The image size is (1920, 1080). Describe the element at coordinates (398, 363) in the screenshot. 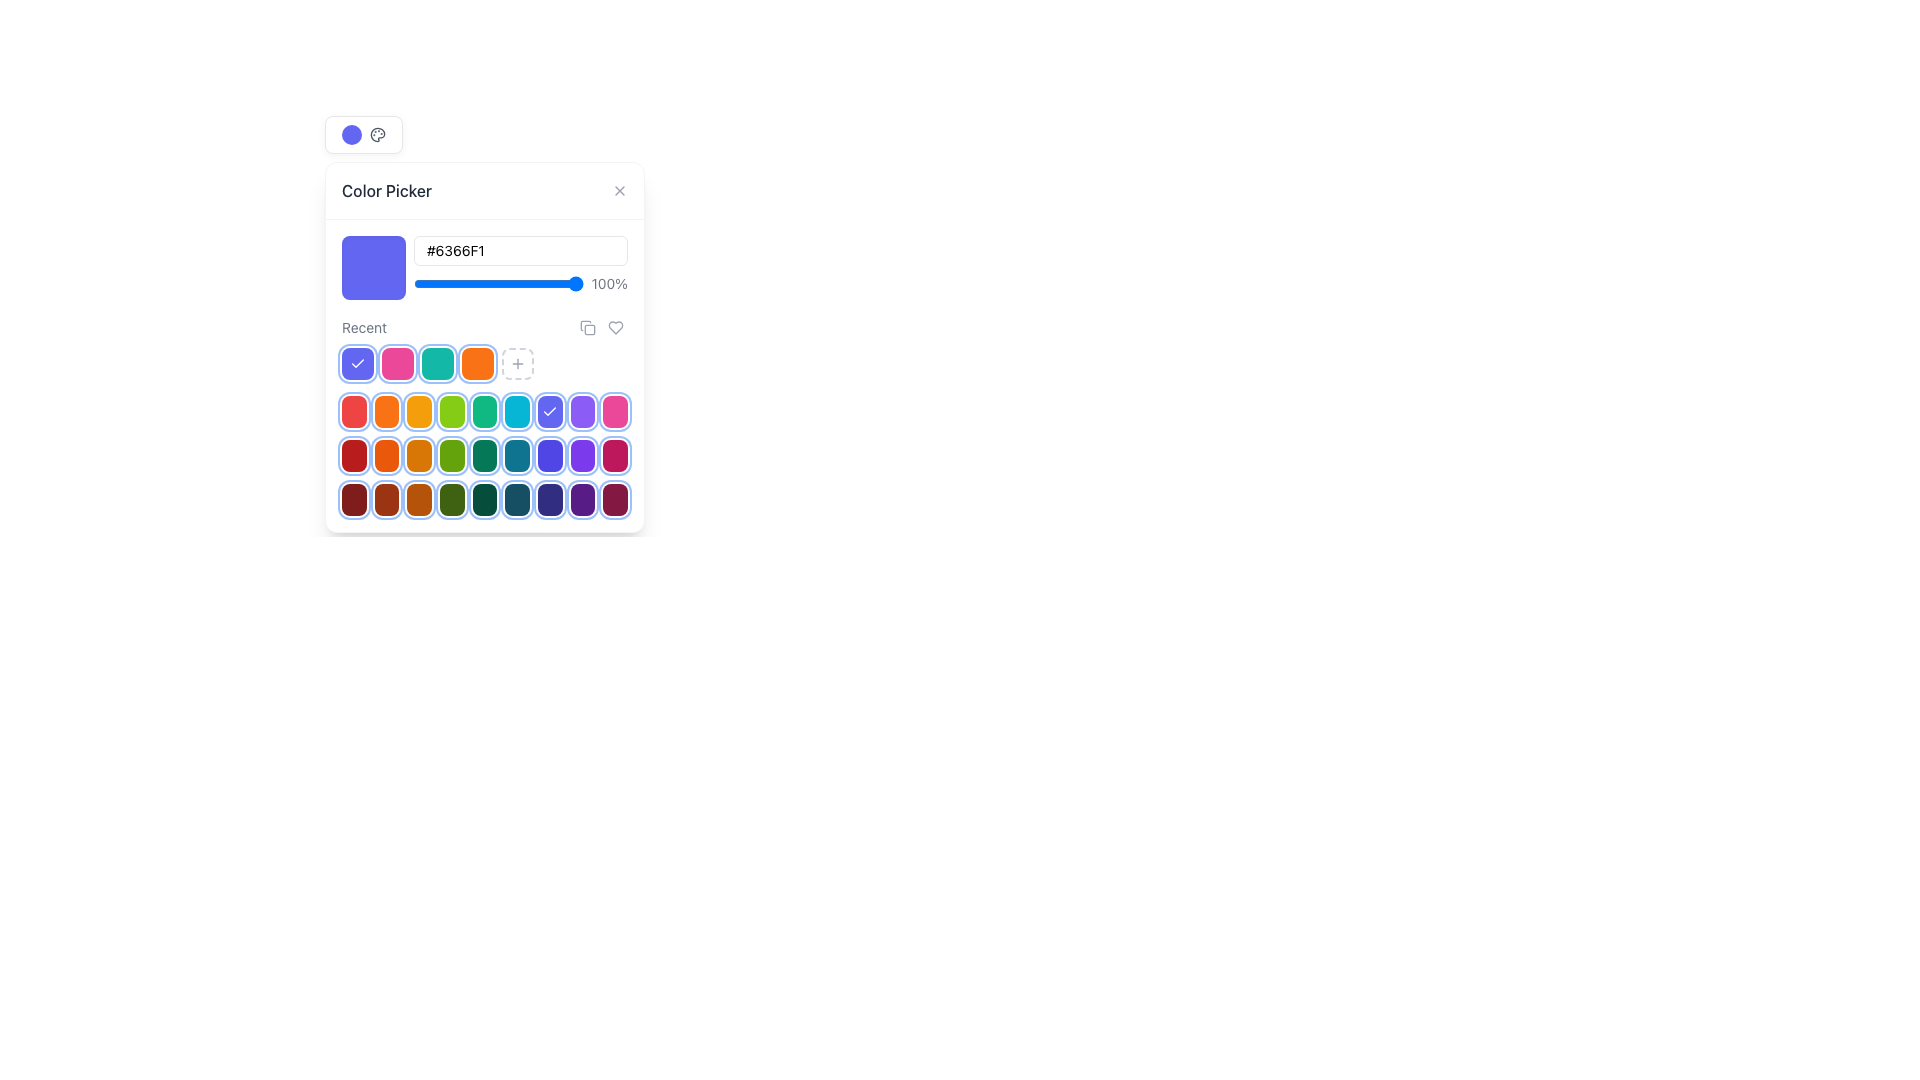

I see `the recently selected color option button, which is the second item in the first row of the color swatches with a vivid pink color` at that location.